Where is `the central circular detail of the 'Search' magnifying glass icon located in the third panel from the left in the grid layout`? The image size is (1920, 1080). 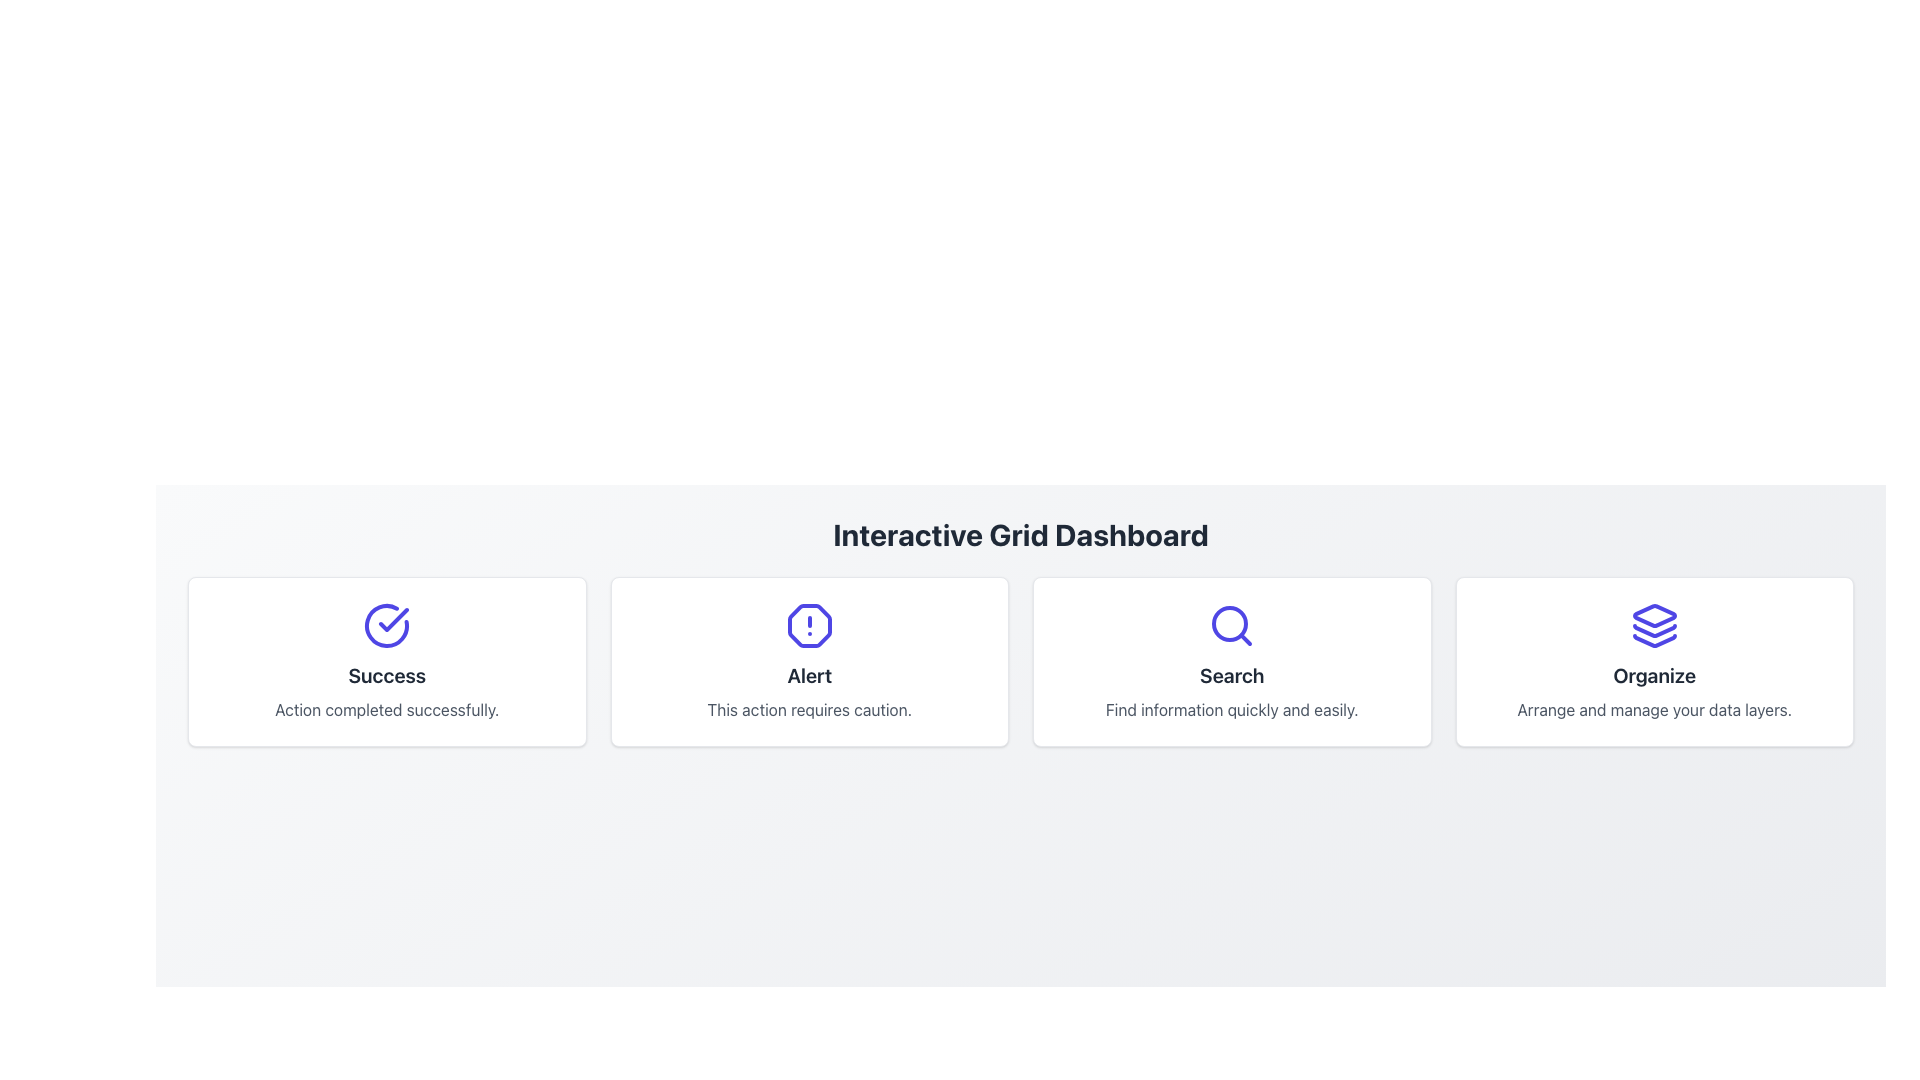 the central circular detail of the 'Search' magnifying glass icon located in the third panel from the left in the grid layout is located at coordinates (1229, 623).